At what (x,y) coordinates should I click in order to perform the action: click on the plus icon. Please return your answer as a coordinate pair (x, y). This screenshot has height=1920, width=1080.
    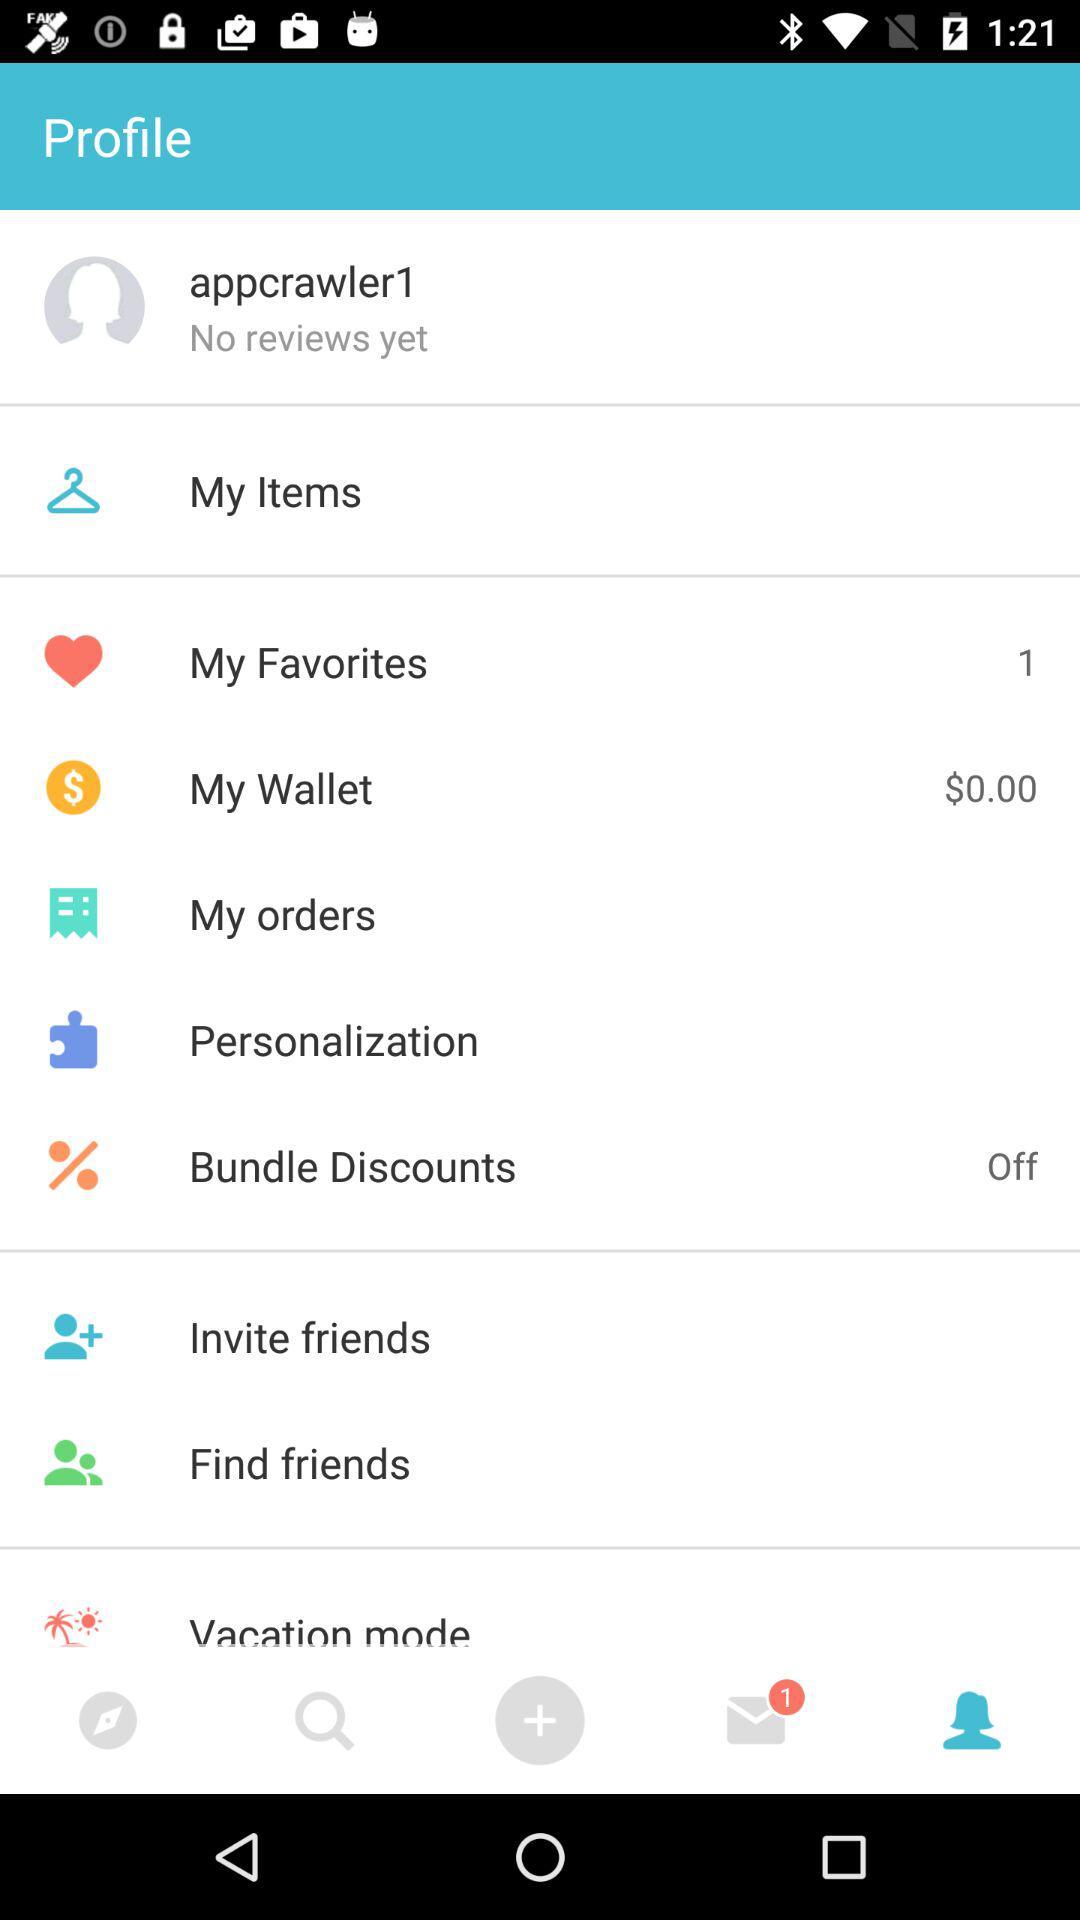
    Looking at the image, I should click on (540, 1719).